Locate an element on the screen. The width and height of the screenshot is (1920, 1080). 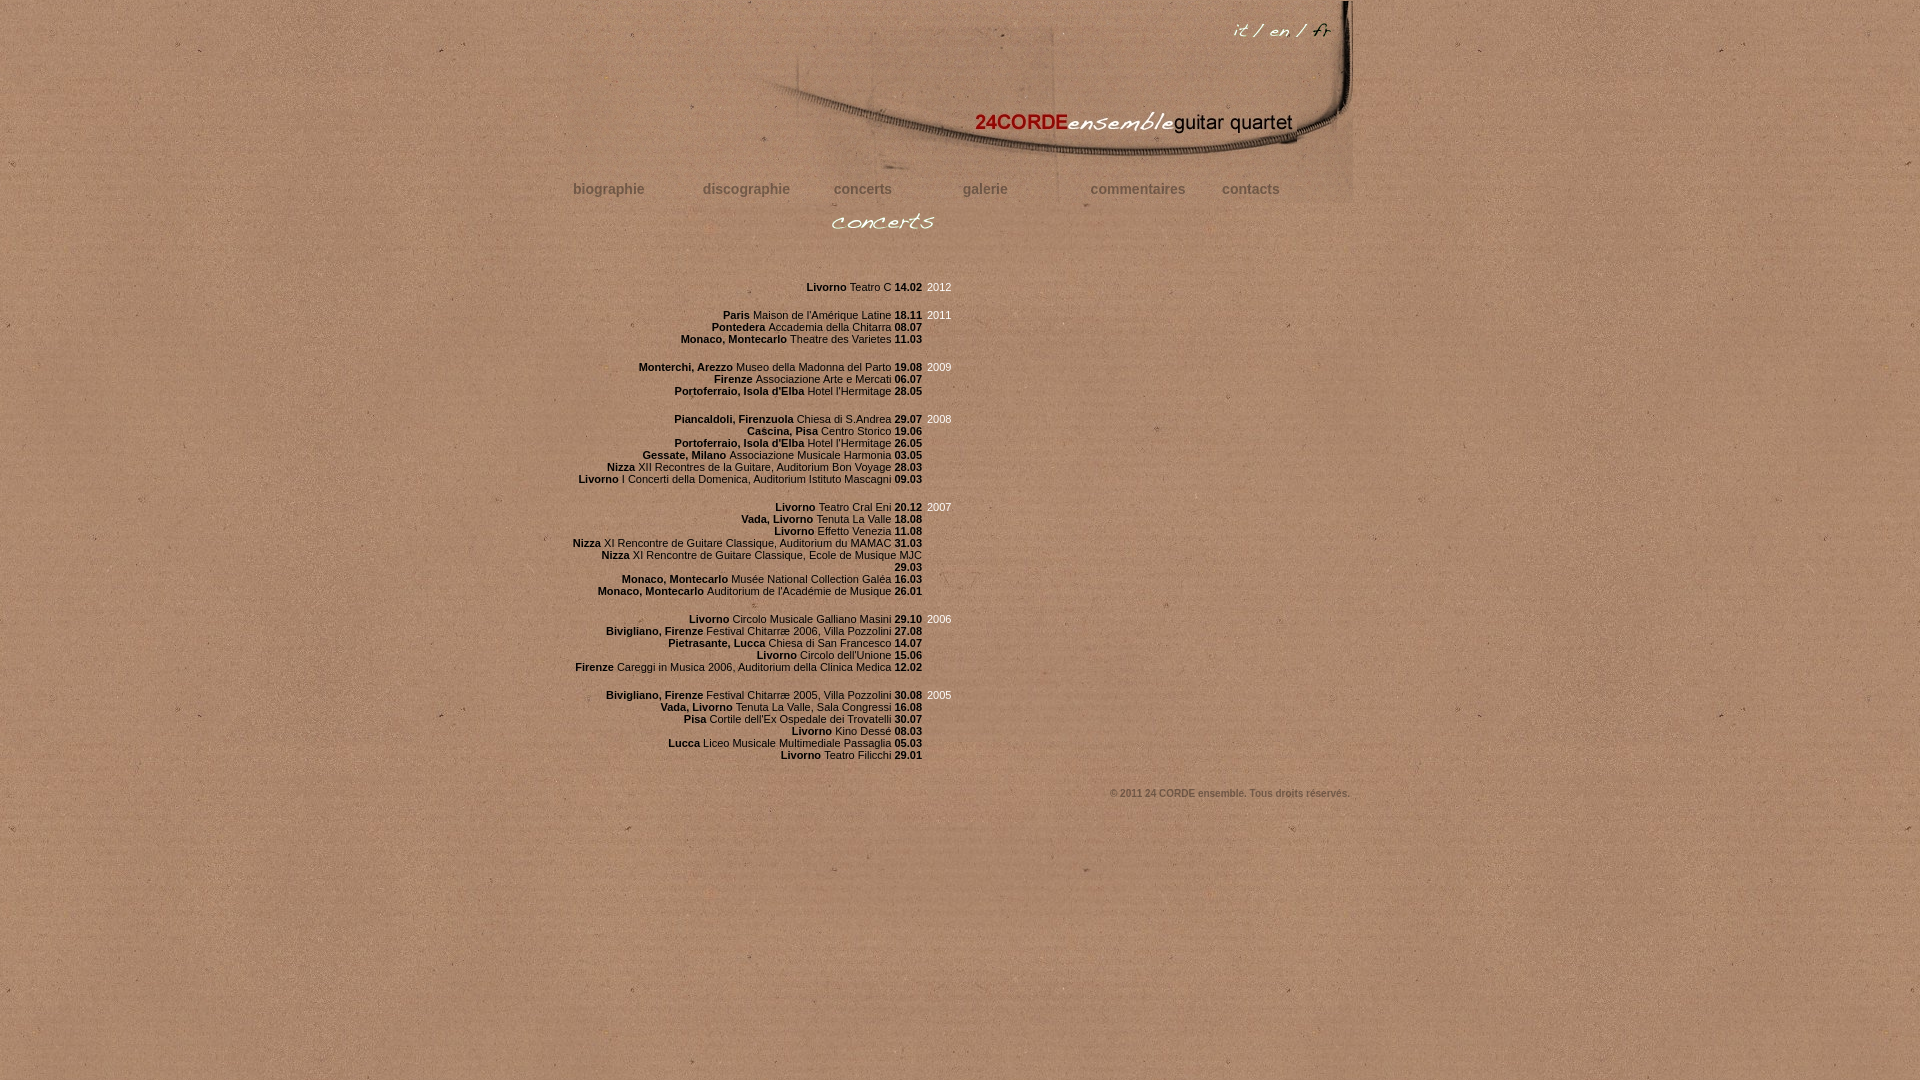
'galerie' is located at coordinates (985, 189).